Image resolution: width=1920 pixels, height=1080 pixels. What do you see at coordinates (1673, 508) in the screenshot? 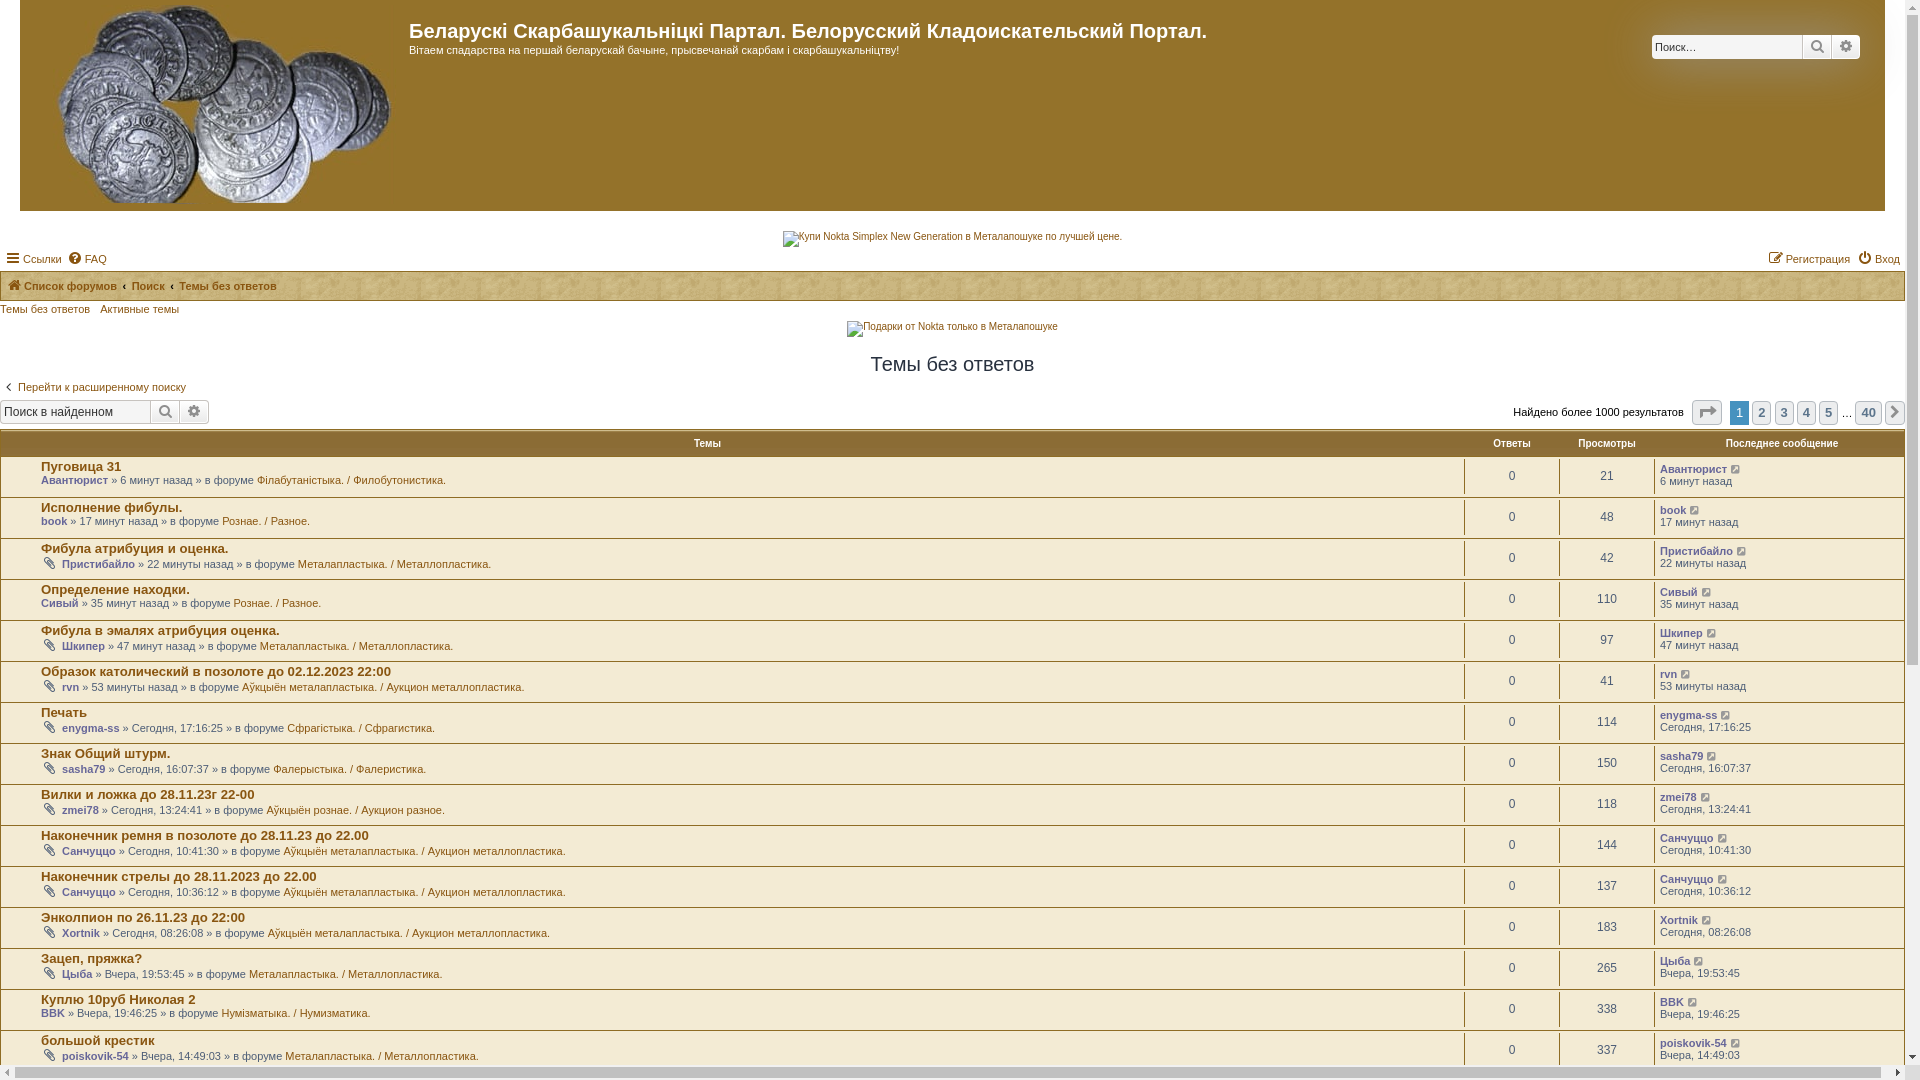
I see `'book'` at bounding box center [1673, 508].